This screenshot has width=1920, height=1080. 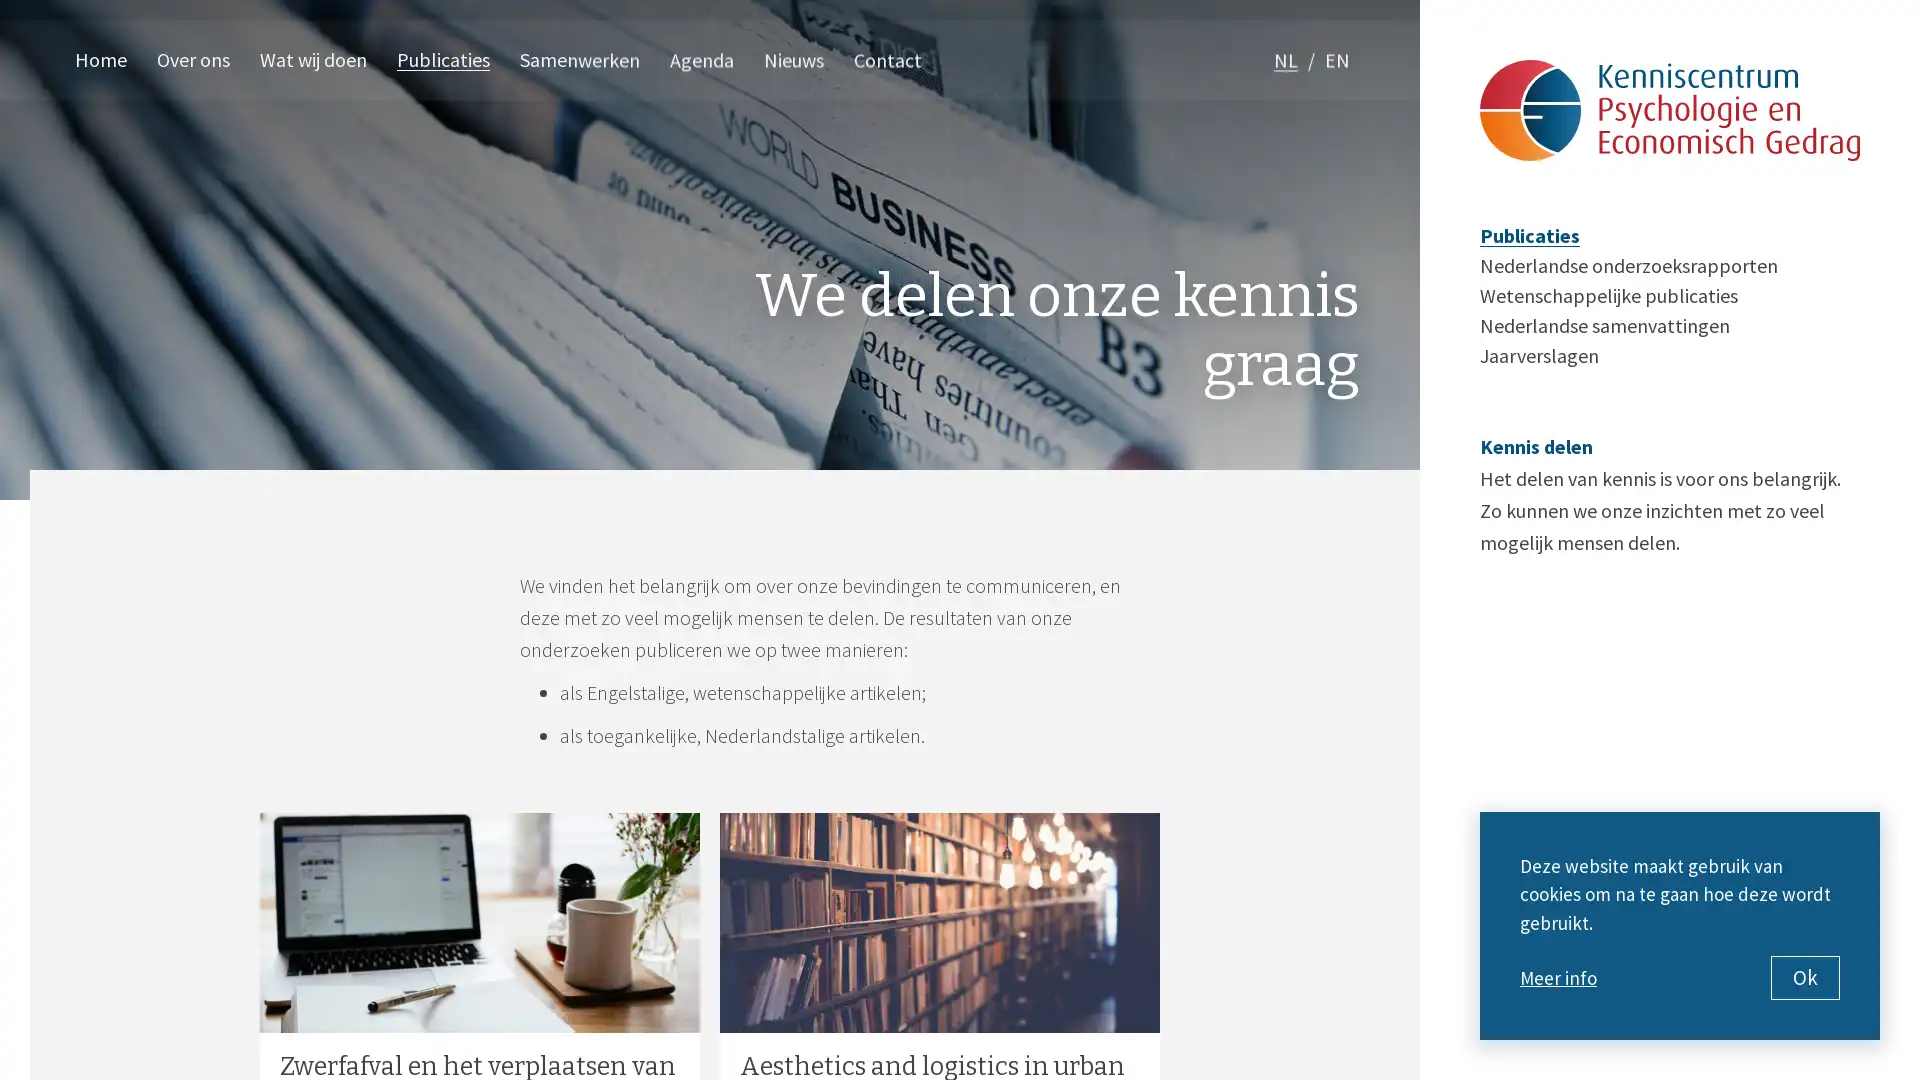 I want to click on Ok, so click(x=1805, y=977).